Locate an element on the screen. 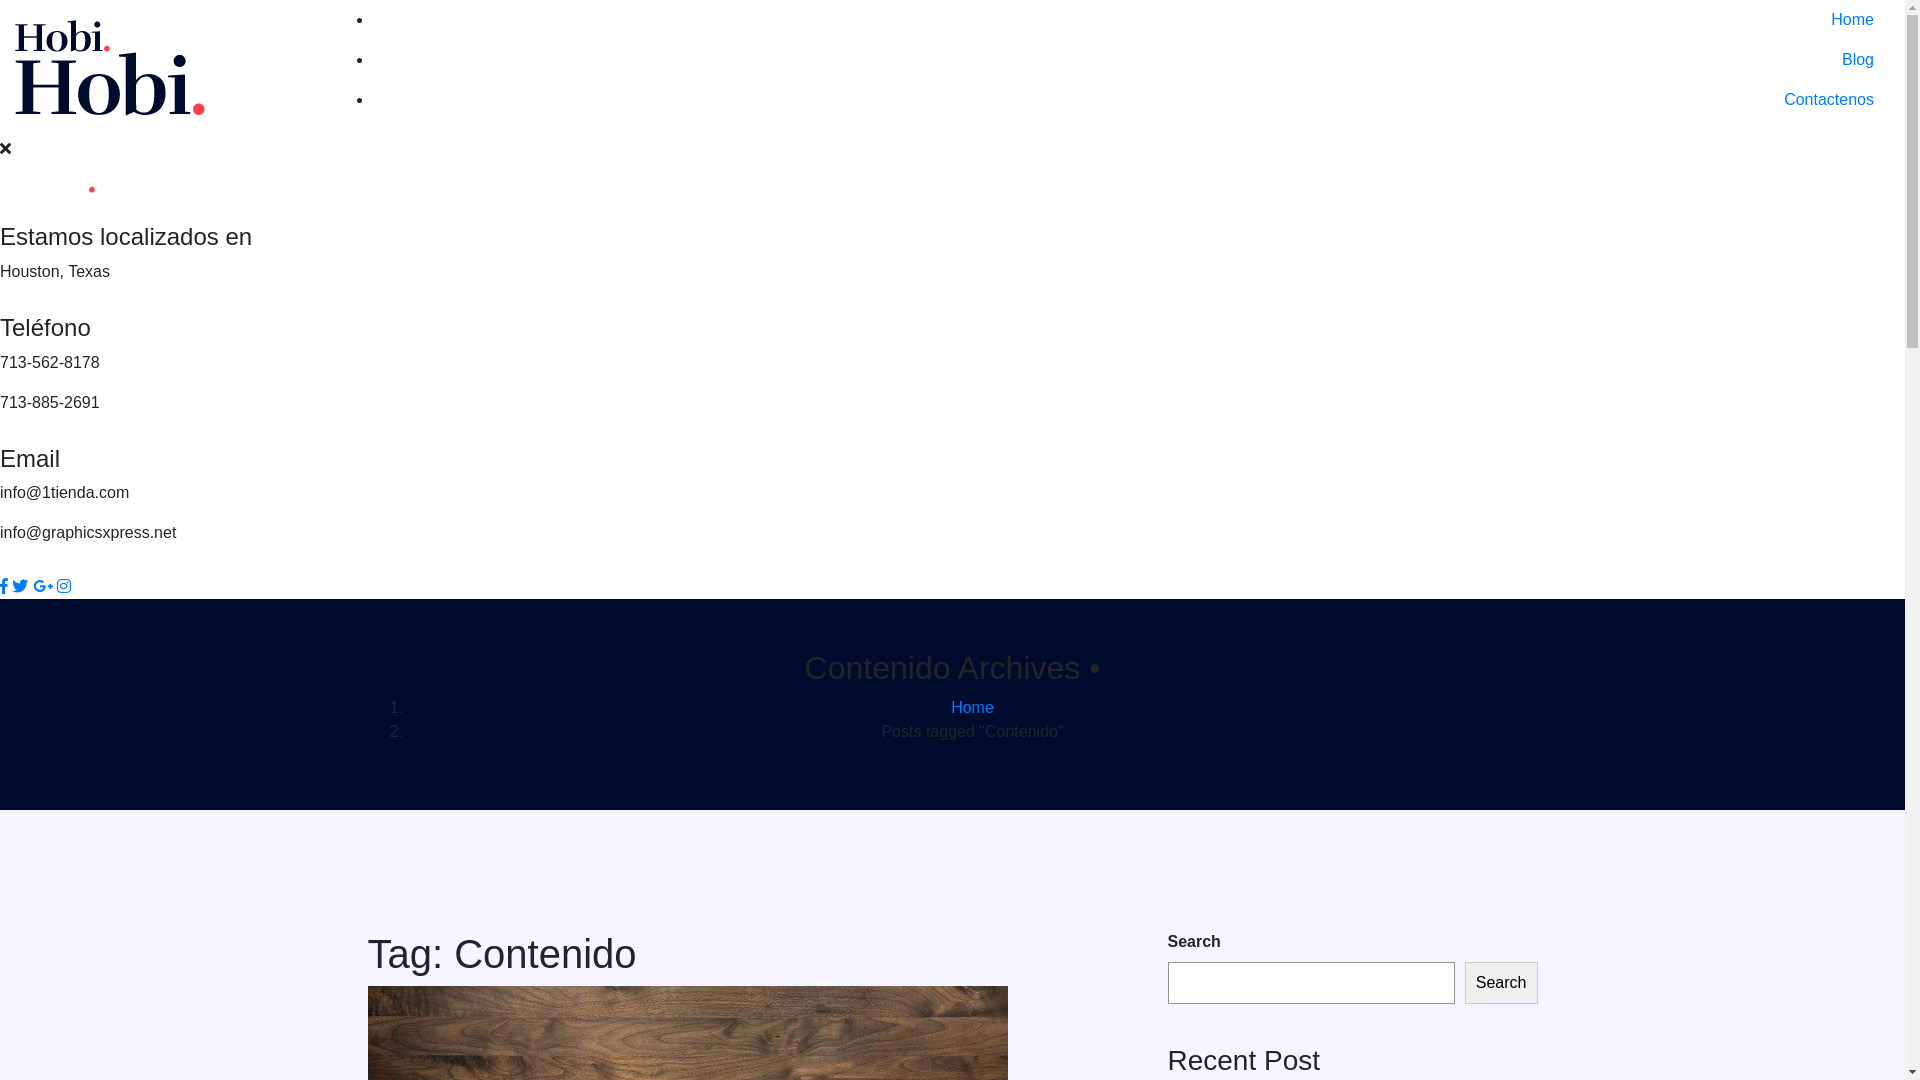  'Search' is located at coordinates (1501, 982).